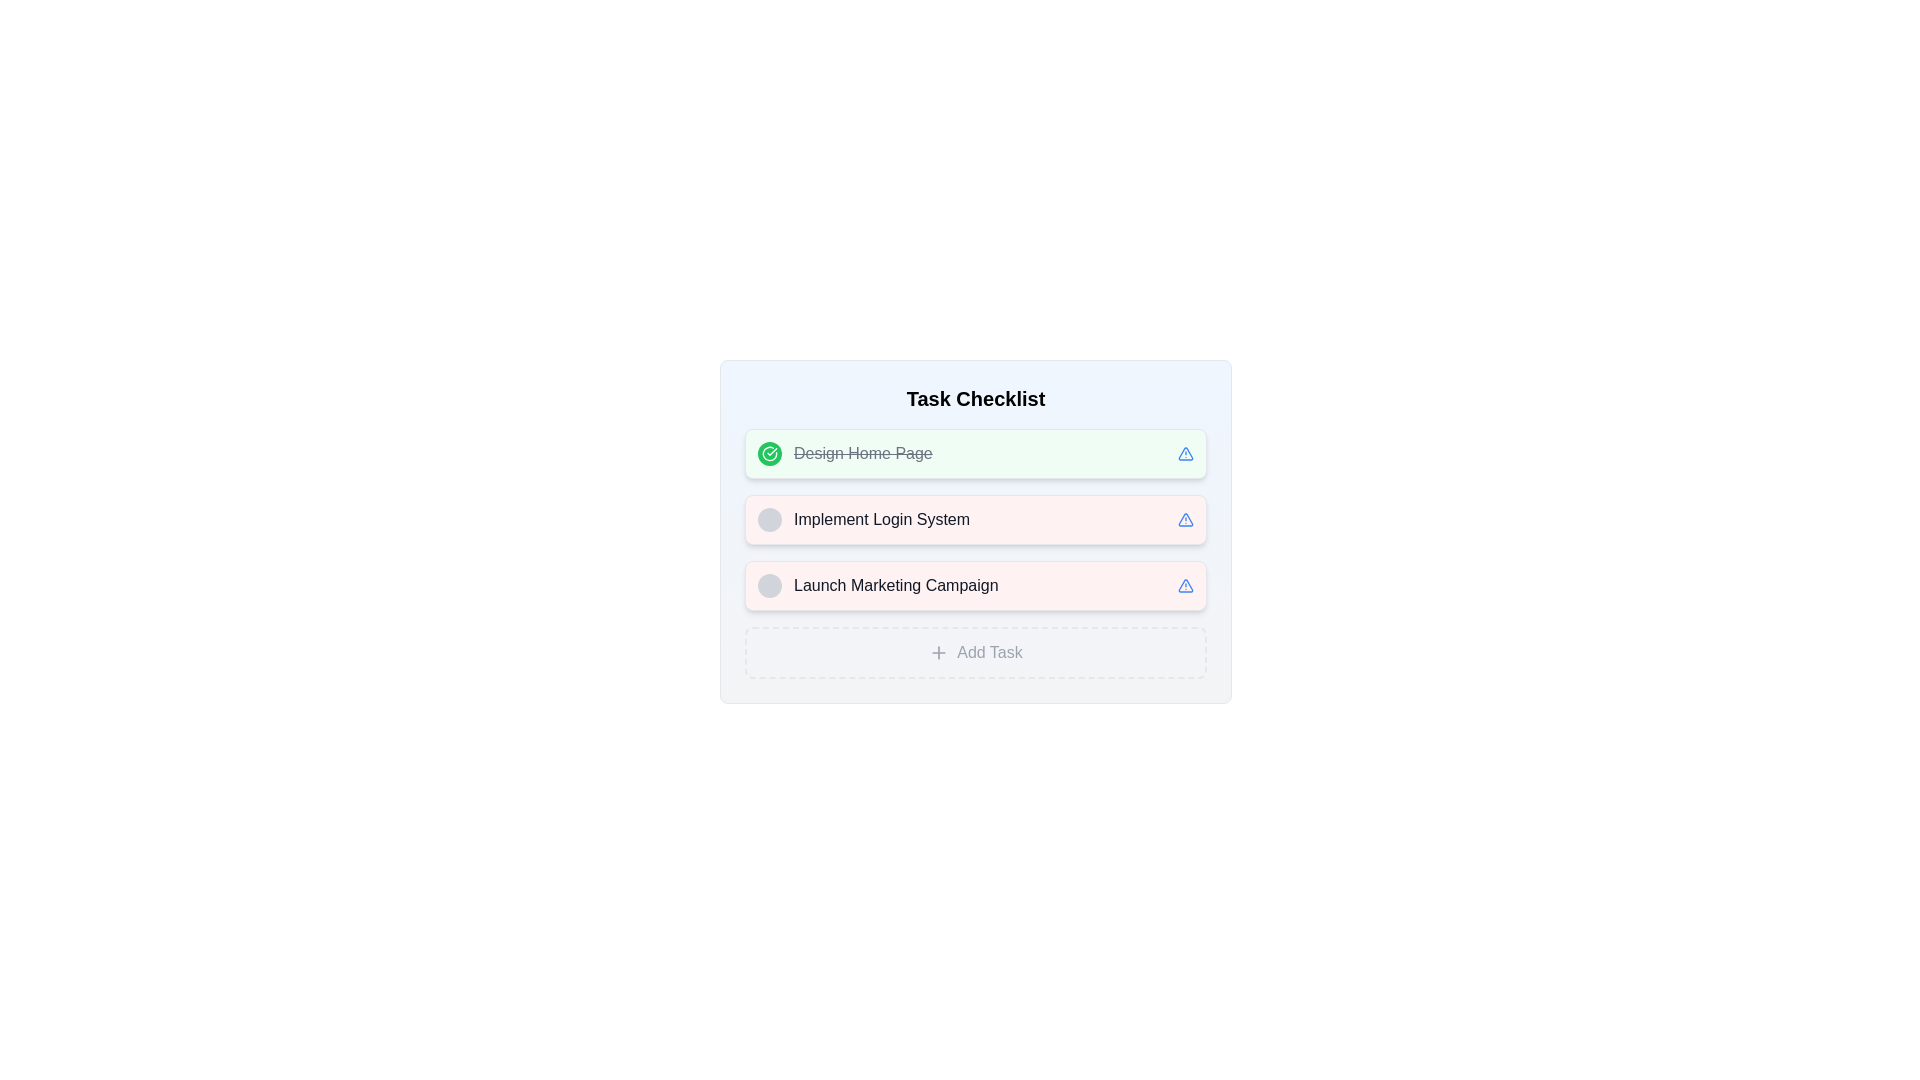  I want to click on the small triangle icon with a blue border in the top-right corner of the 'Design Home Page' checklist, so click(1185, 454).